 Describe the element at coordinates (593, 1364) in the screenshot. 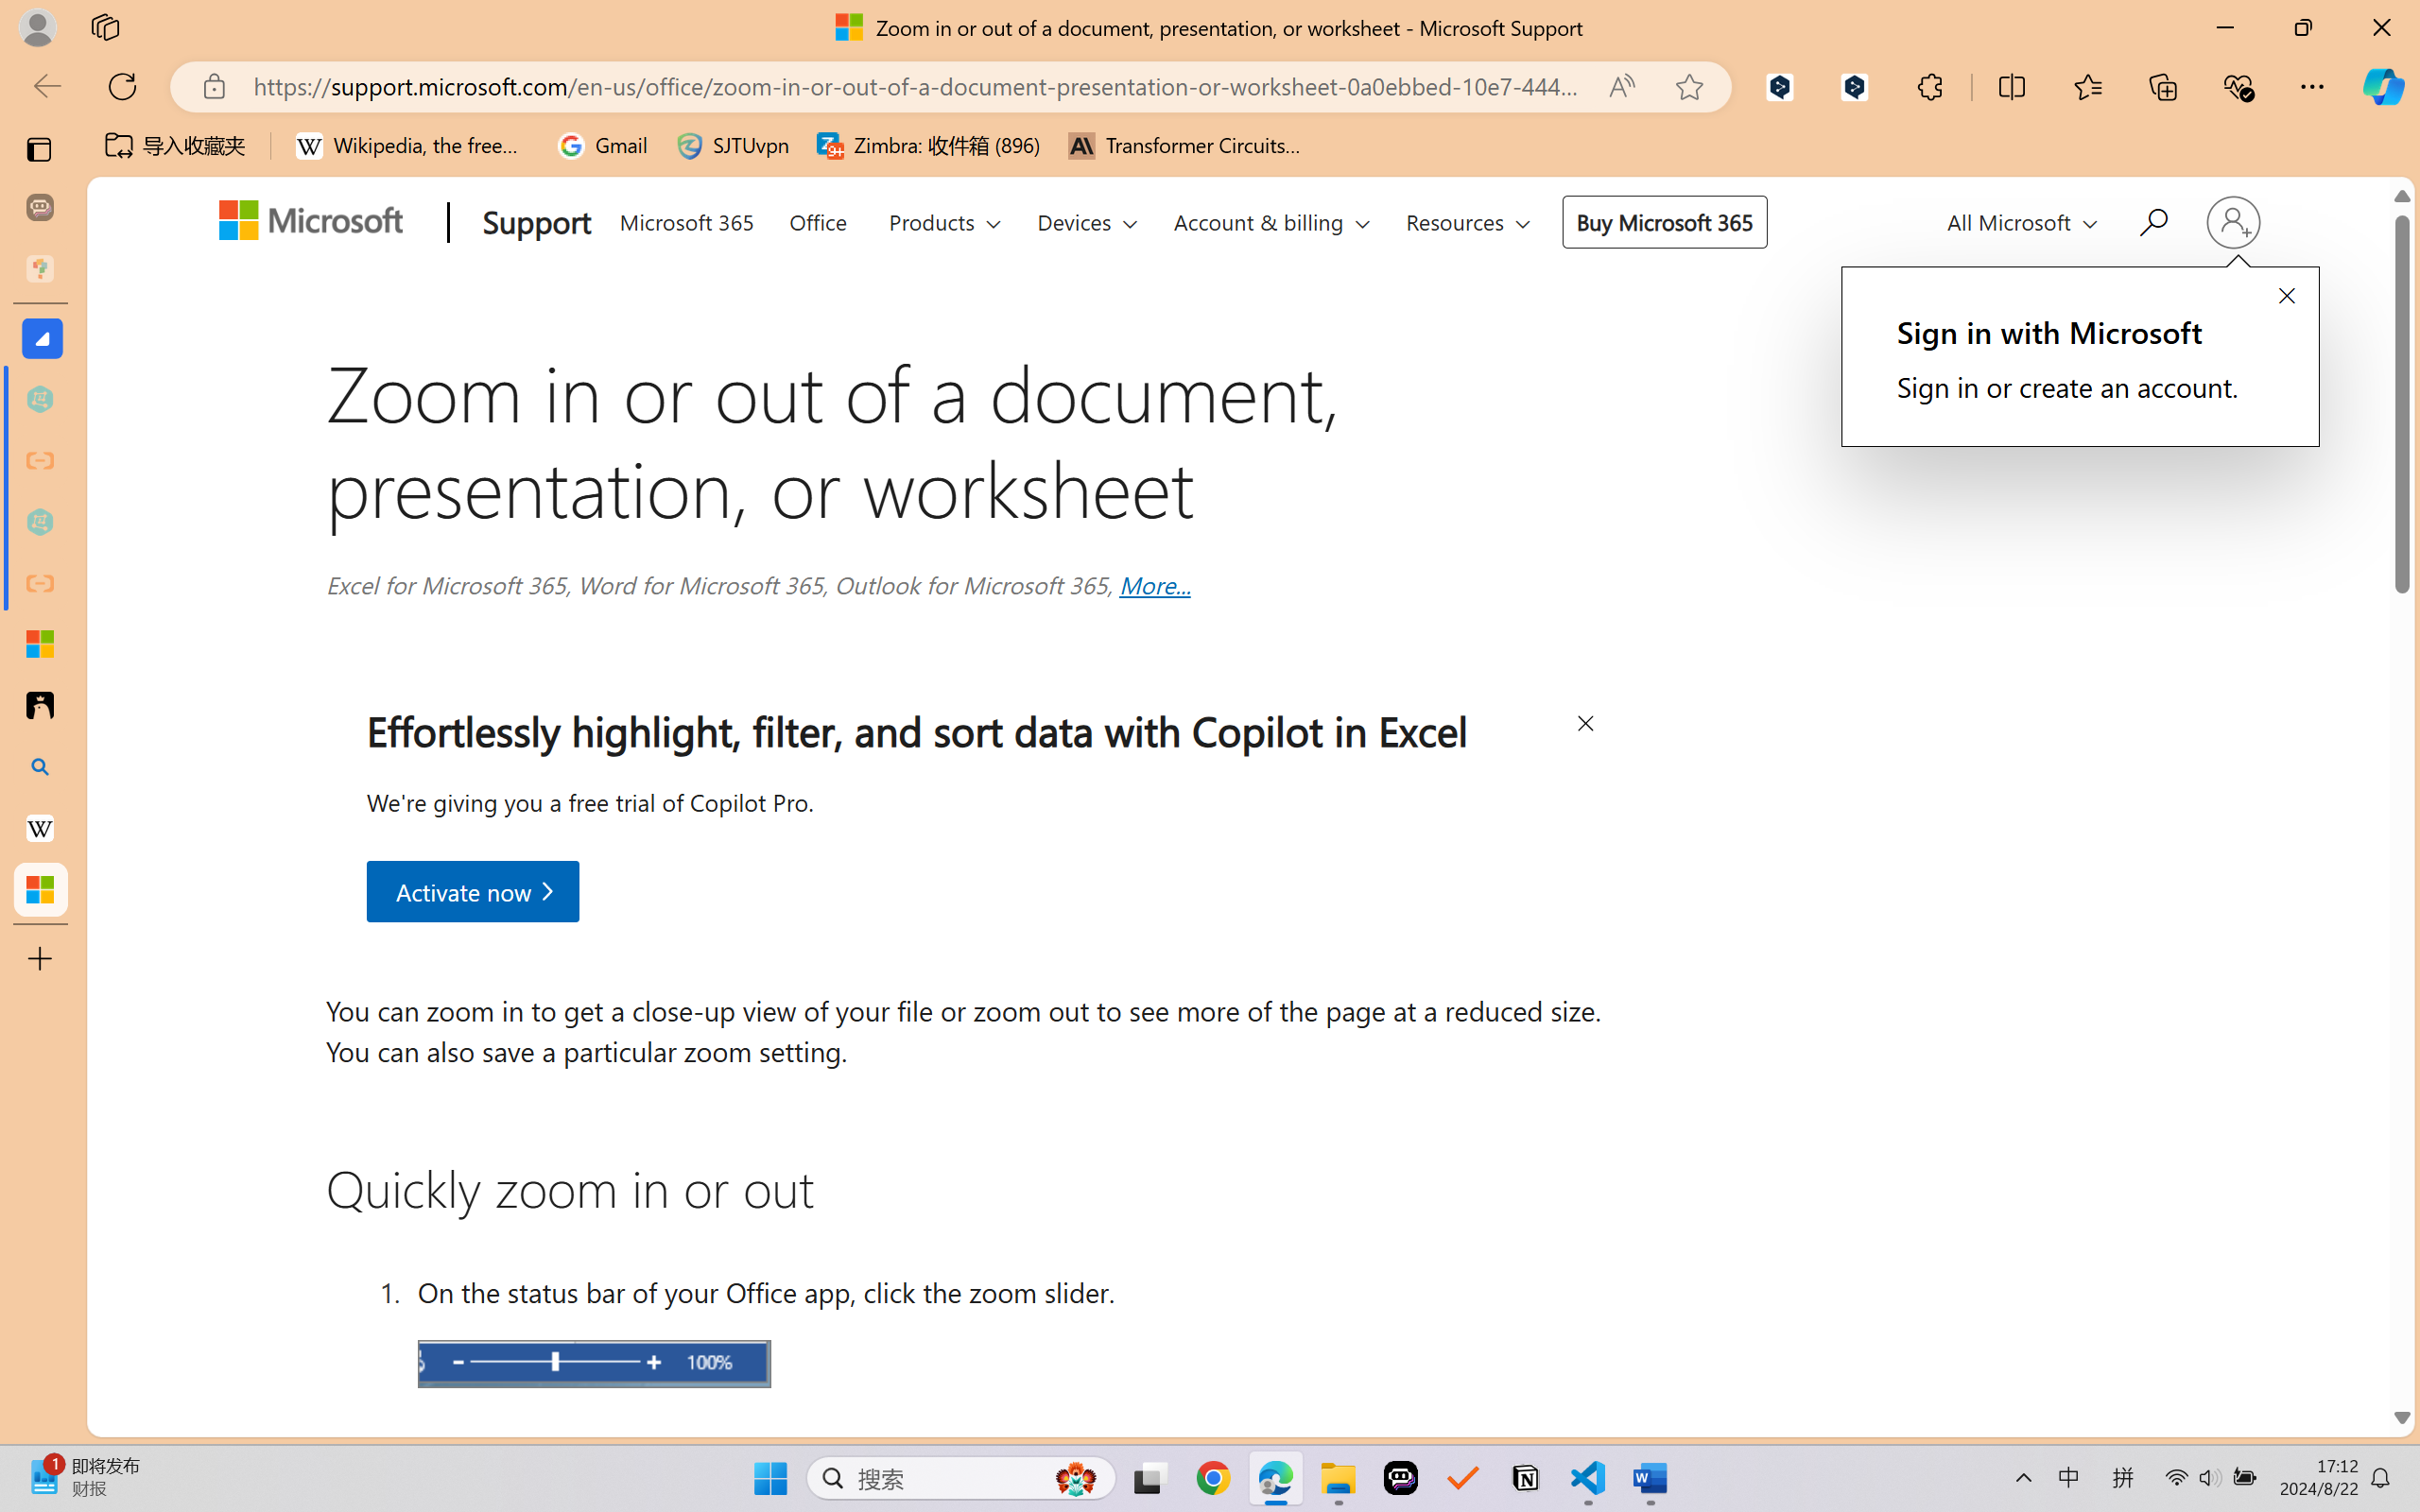

I see `'Zoom slider'` at that location.